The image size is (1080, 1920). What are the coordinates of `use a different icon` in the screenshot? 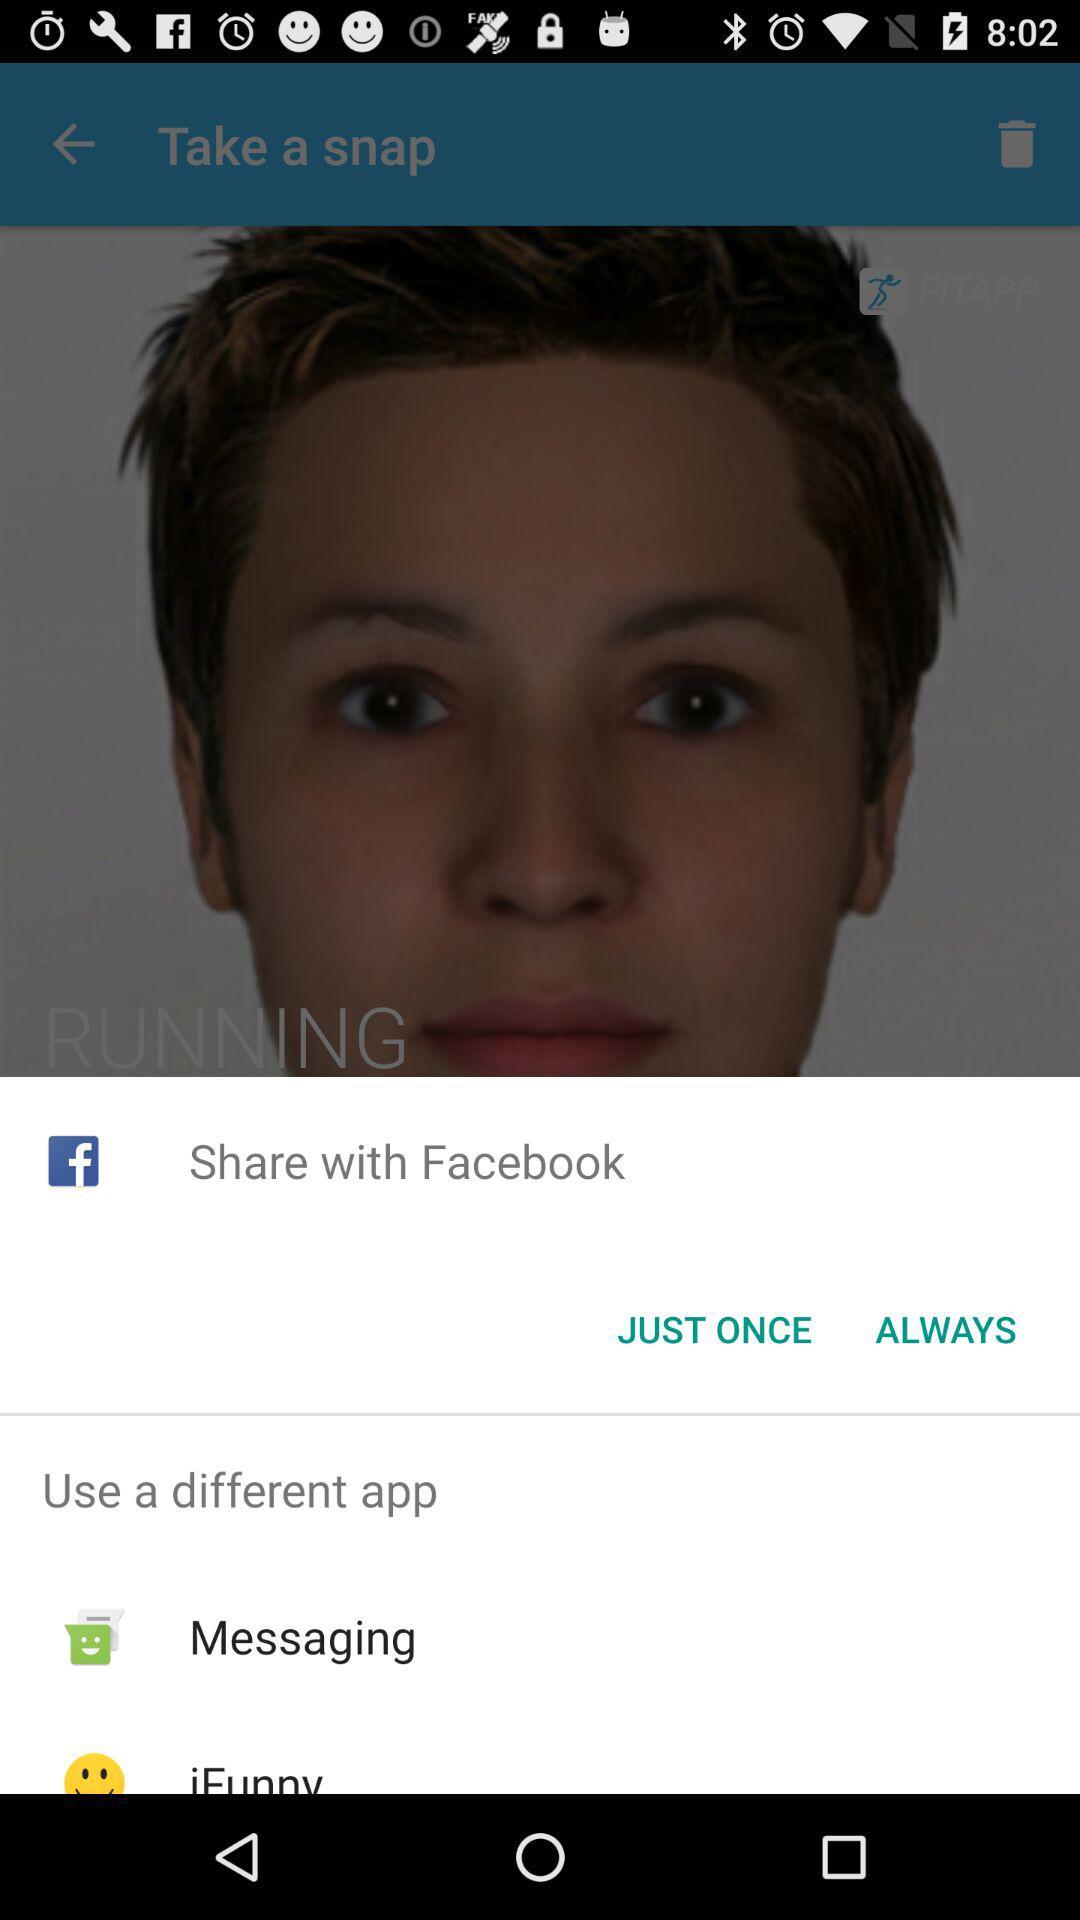 It's located at (540, 1489).